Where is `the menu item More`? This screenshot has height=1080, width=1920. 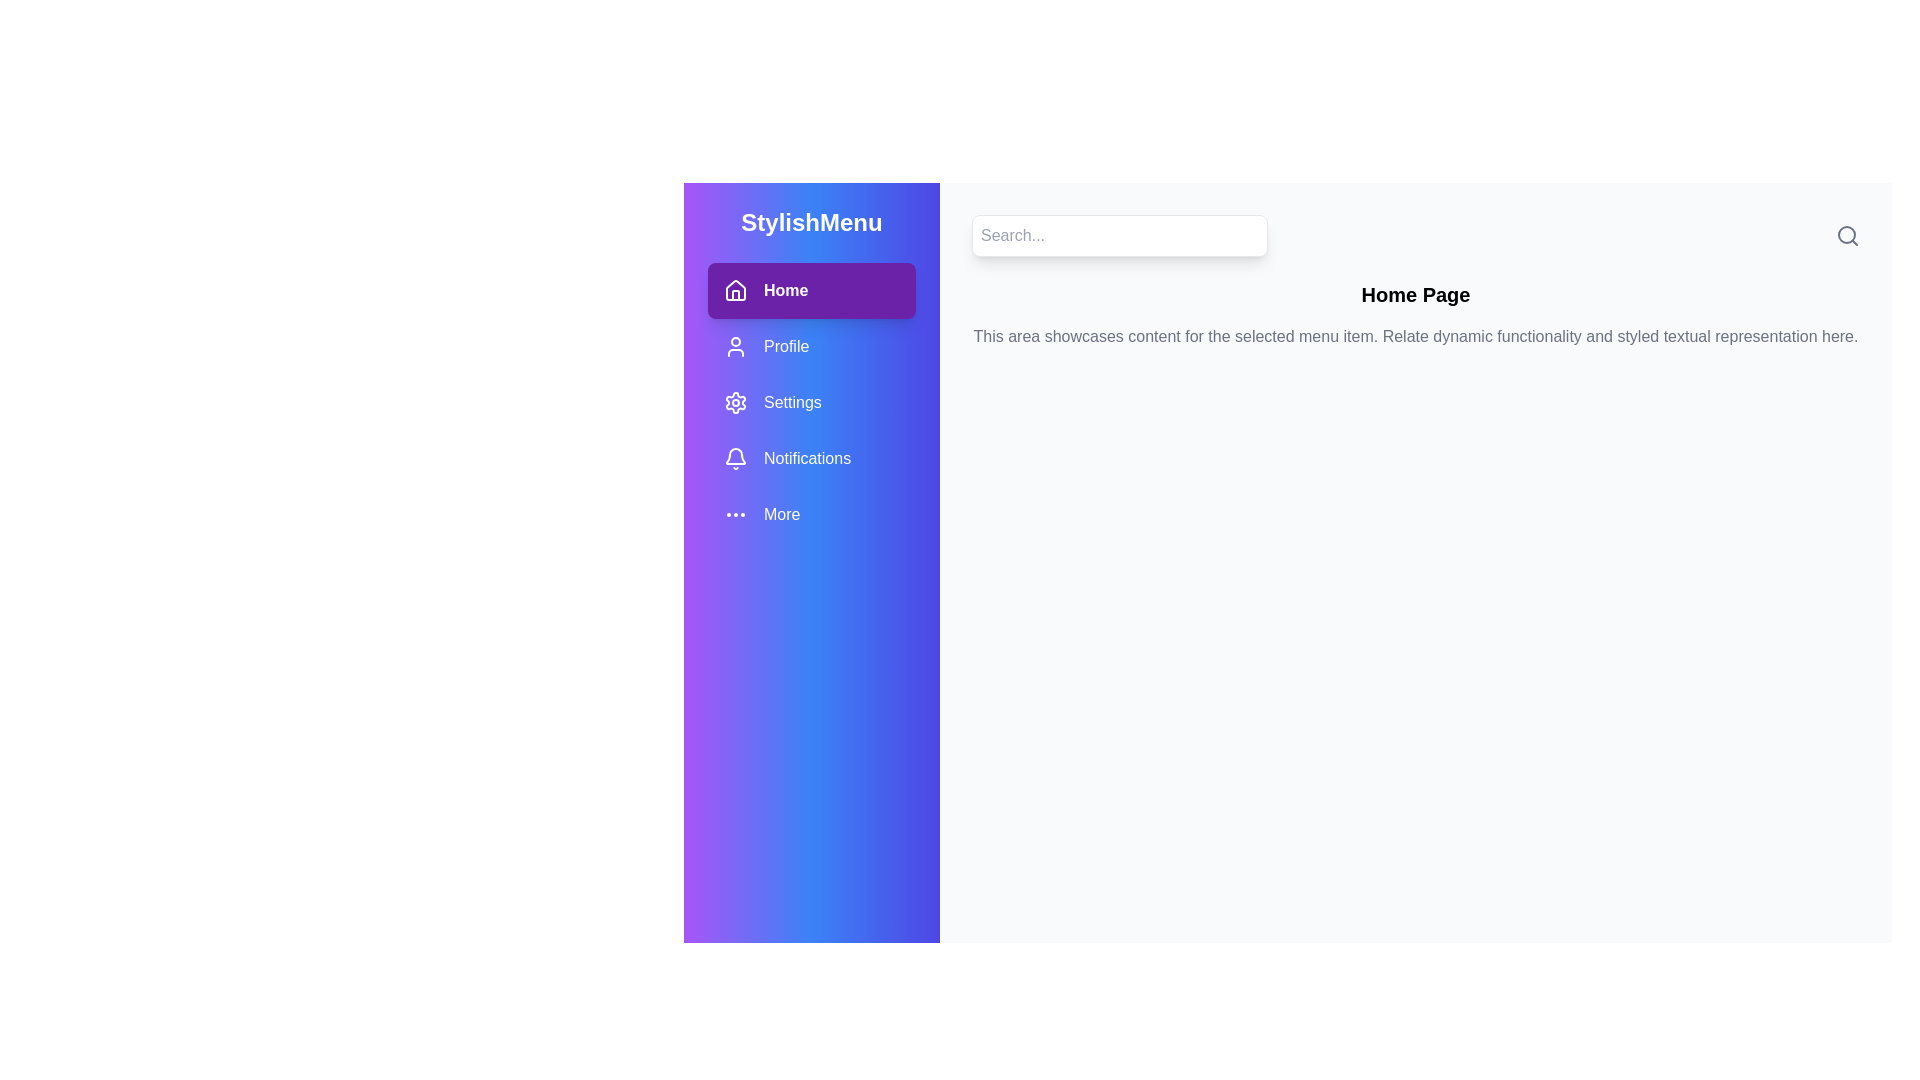
the menu item More is located at coordinates (811, 514).